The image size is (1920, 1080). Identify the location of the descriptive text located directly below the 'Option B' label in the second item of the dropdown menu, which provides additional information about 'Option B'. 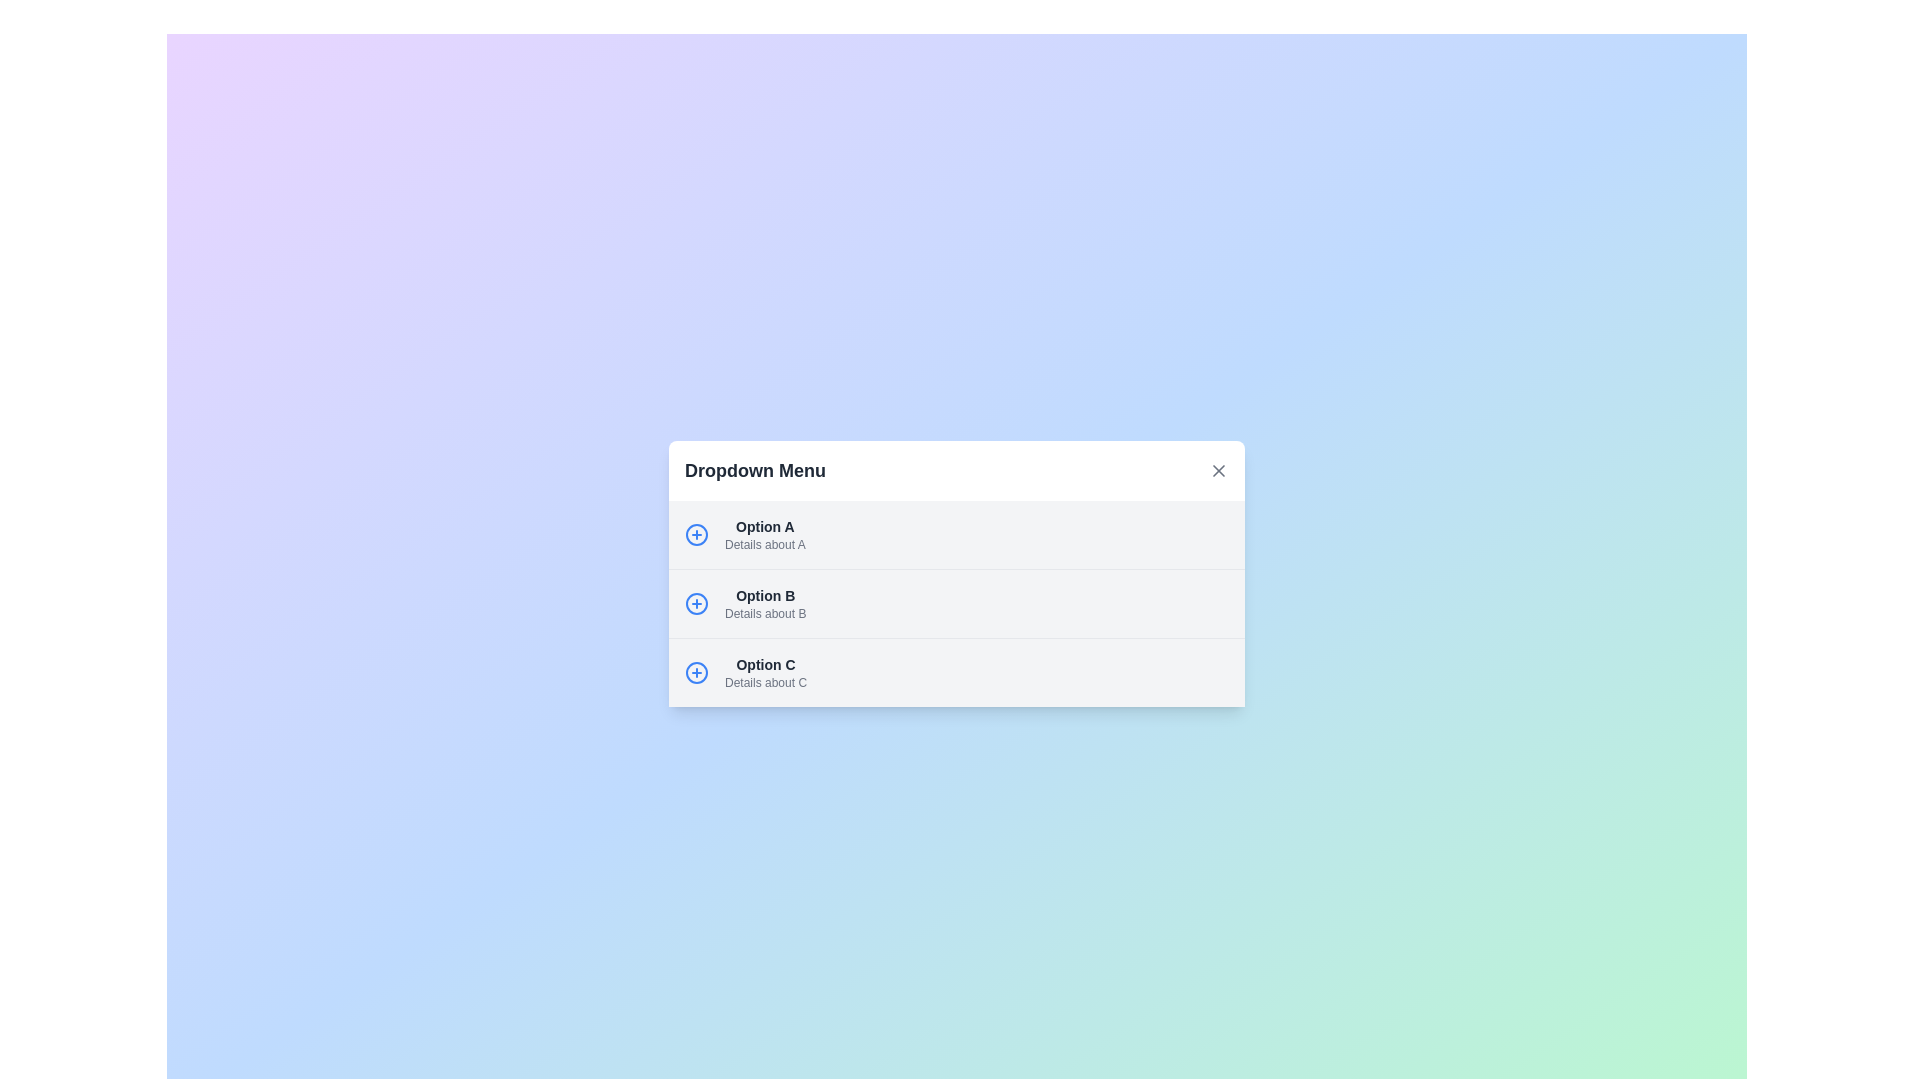
(764, 612).